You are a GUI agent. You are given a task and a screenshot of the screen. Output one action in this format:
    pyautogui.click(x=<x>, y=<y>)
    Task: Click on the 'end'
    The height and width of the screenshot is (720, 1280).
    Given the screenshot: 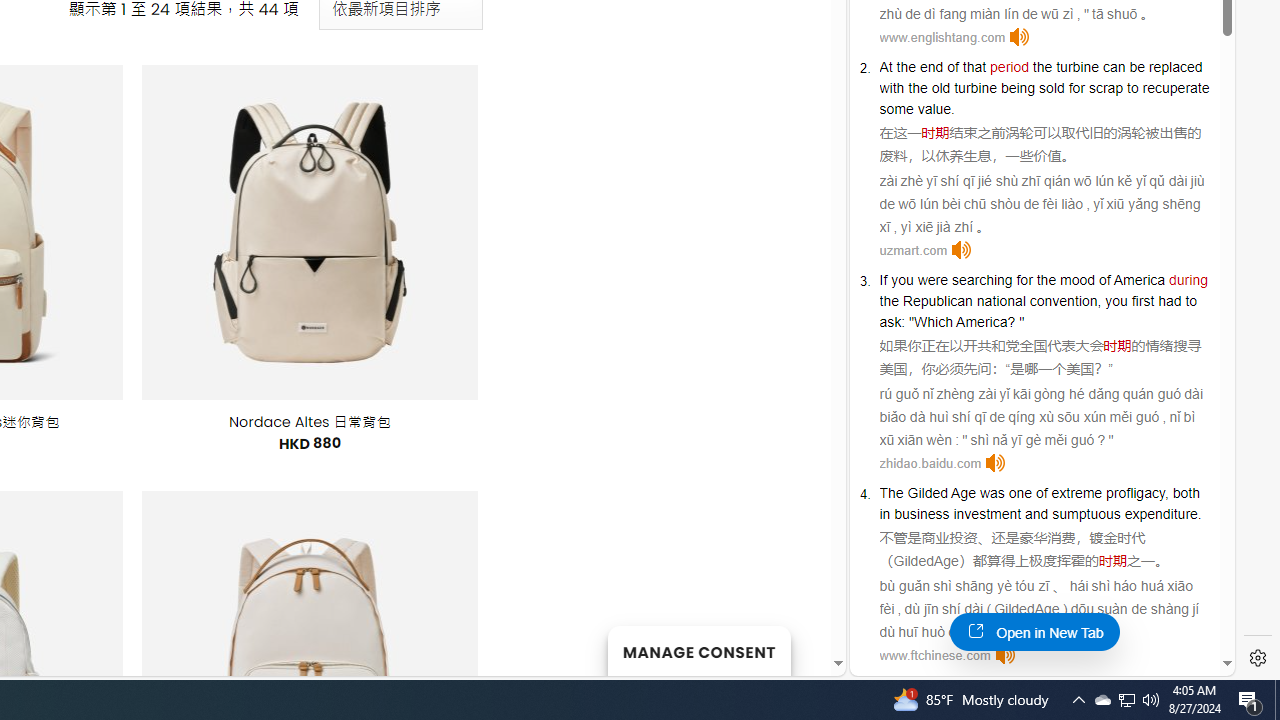 What is the action you would take?
    pyautogui.click(x=930, y=65)
    